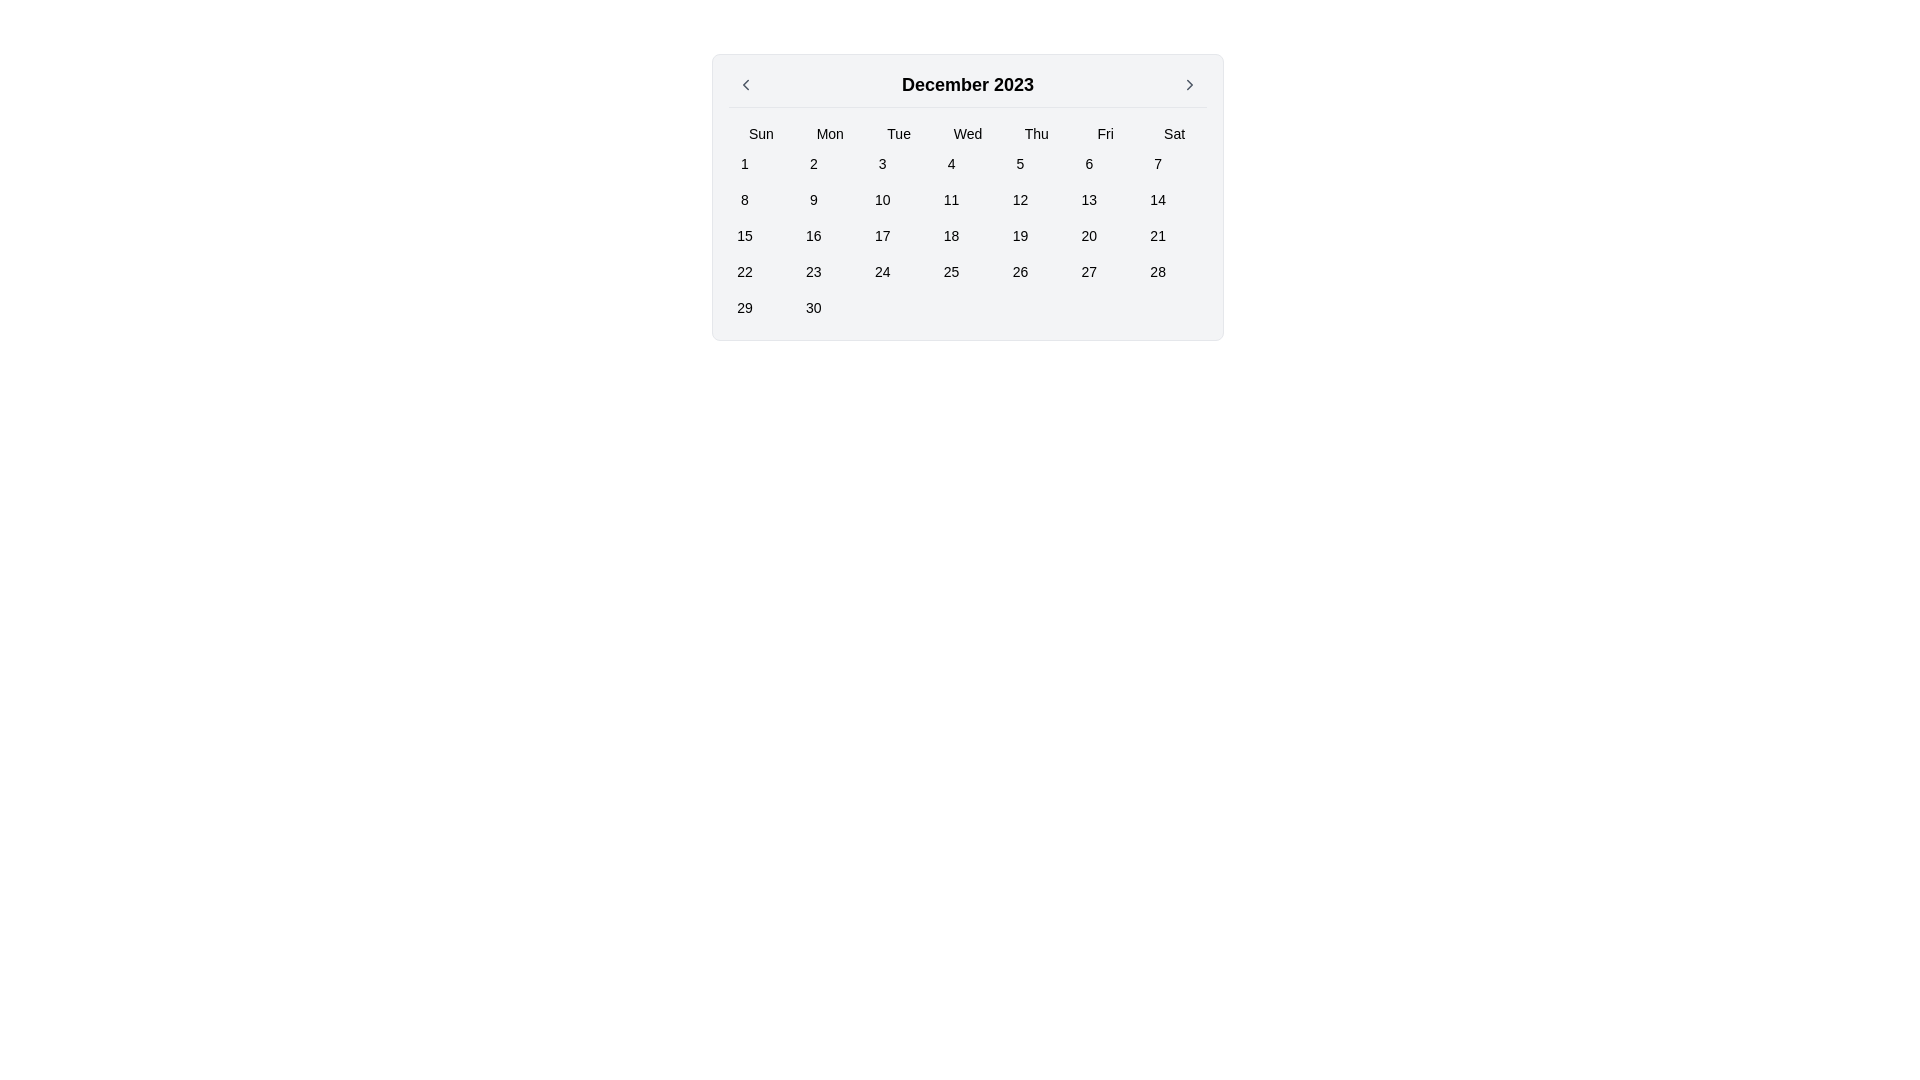 This screenshot has height=1080, width=1920. What do you see at coordinates (898, 134) in the screenshot?
I see `the Text Label displaying 'Tue', which is the third header in the weekday names row of the calendar interface` at bounding box center [898, 134].